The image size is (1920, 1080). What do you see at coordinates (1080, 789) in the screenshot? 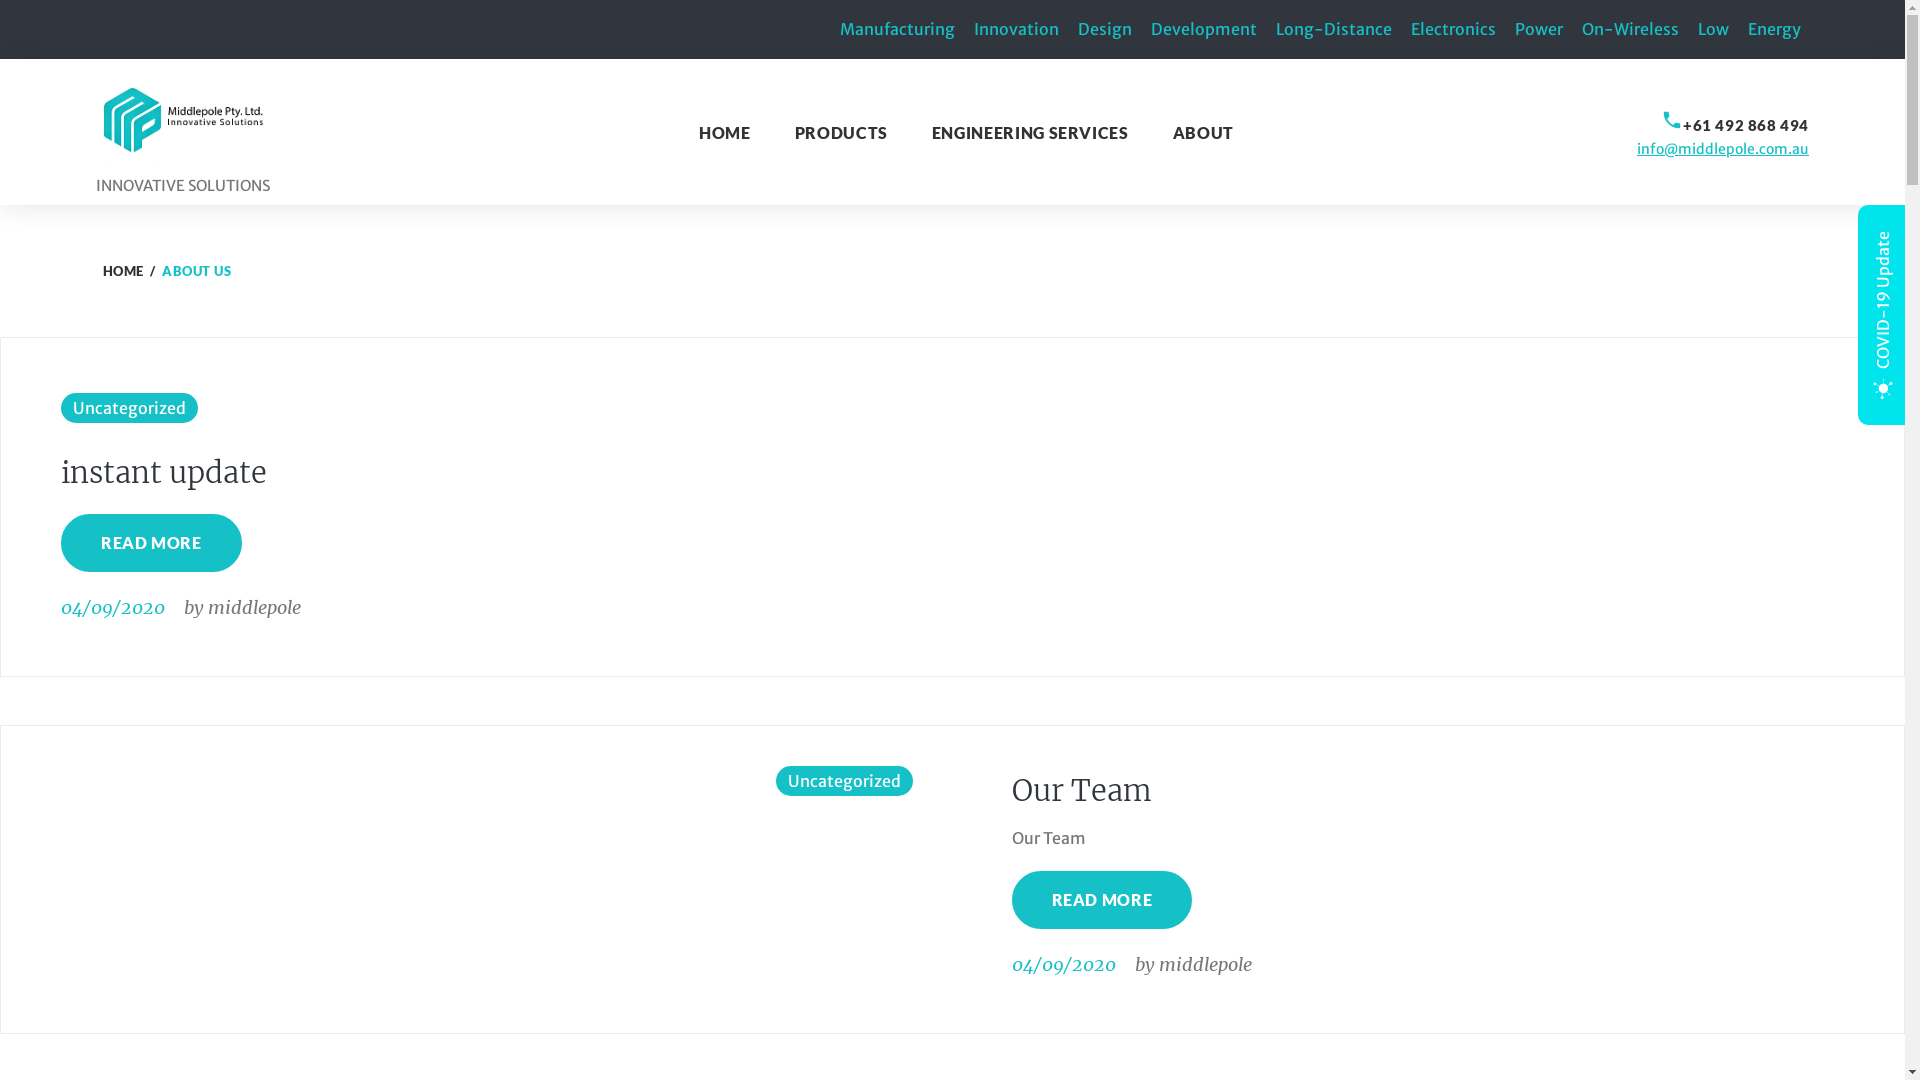
I see `'Our Team'` at bounding box center [1080, 789].